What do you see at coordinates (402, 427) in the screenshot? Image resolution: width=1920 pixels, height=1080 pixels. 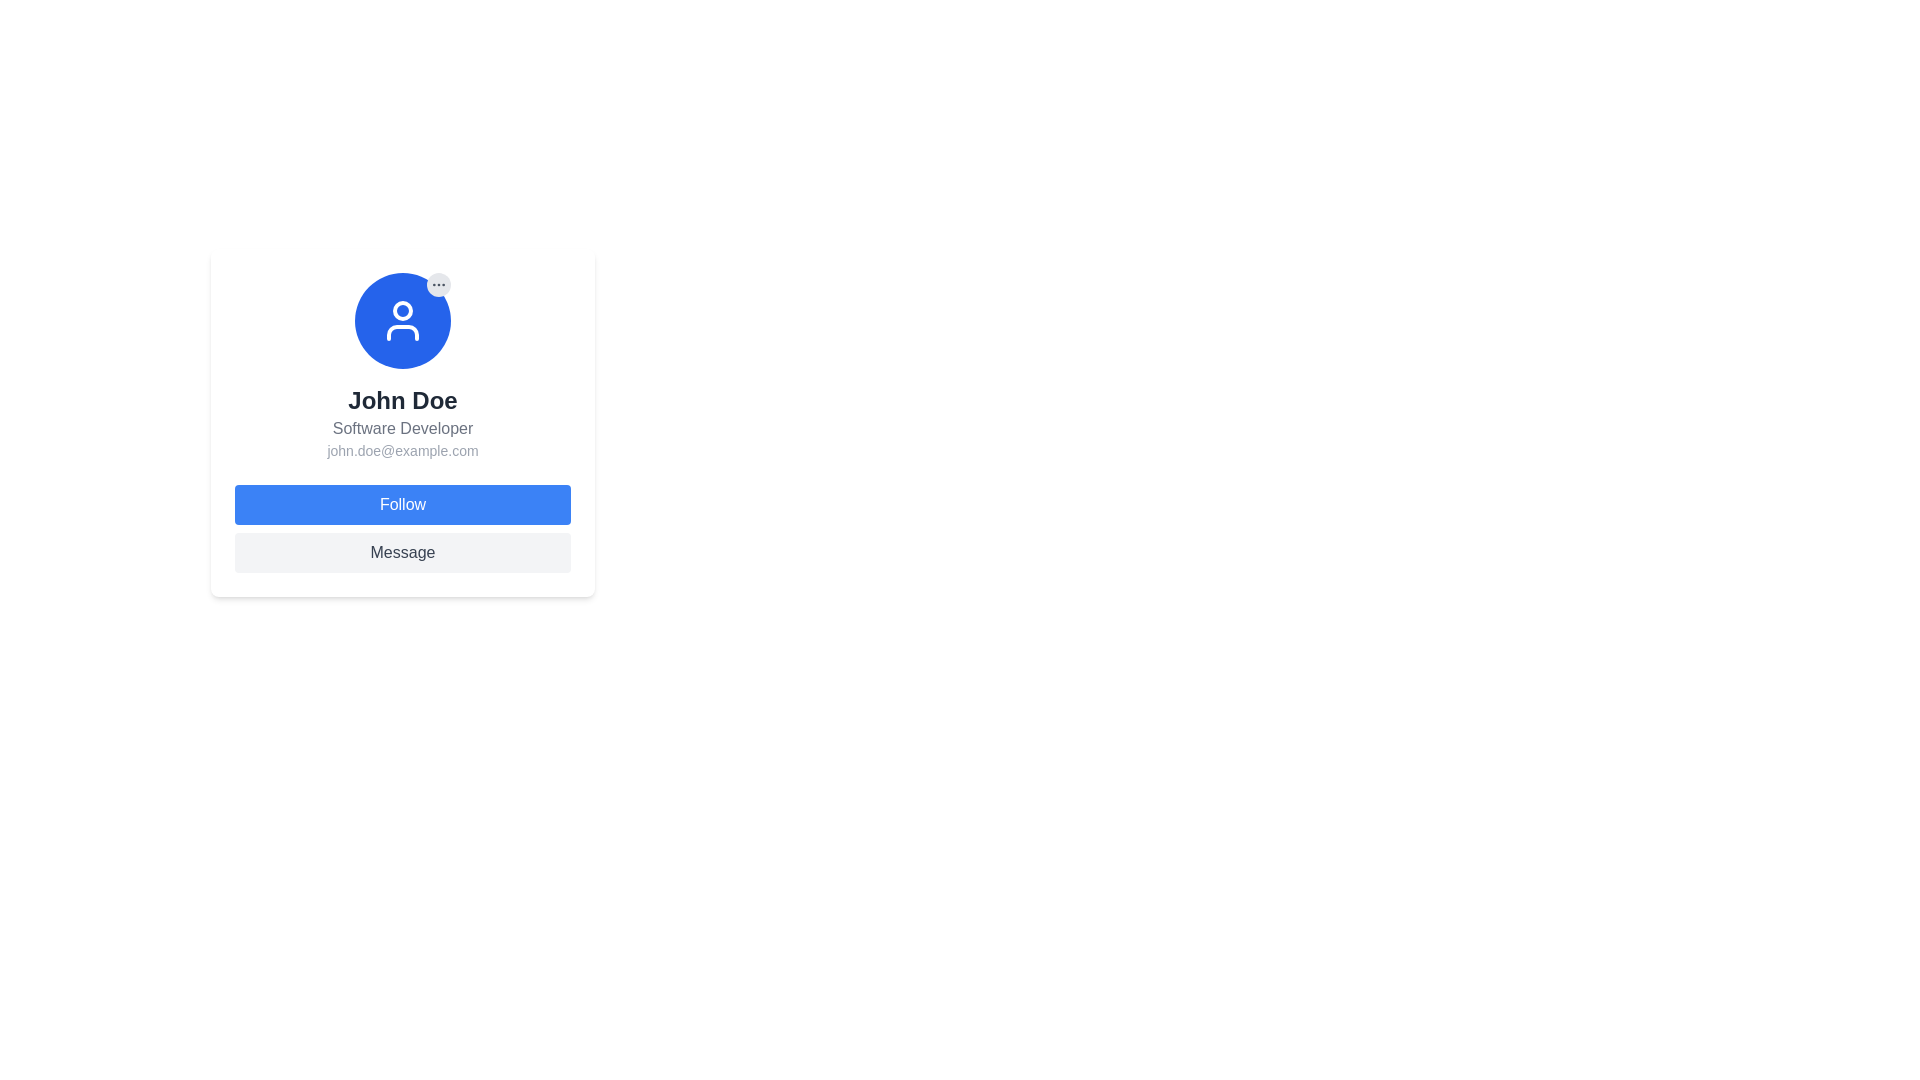 I see `the text label indicating the professional title or role of the user, which is positioned directly under the name 'John Doe' in the profile card` at bounding box center [402, 427].